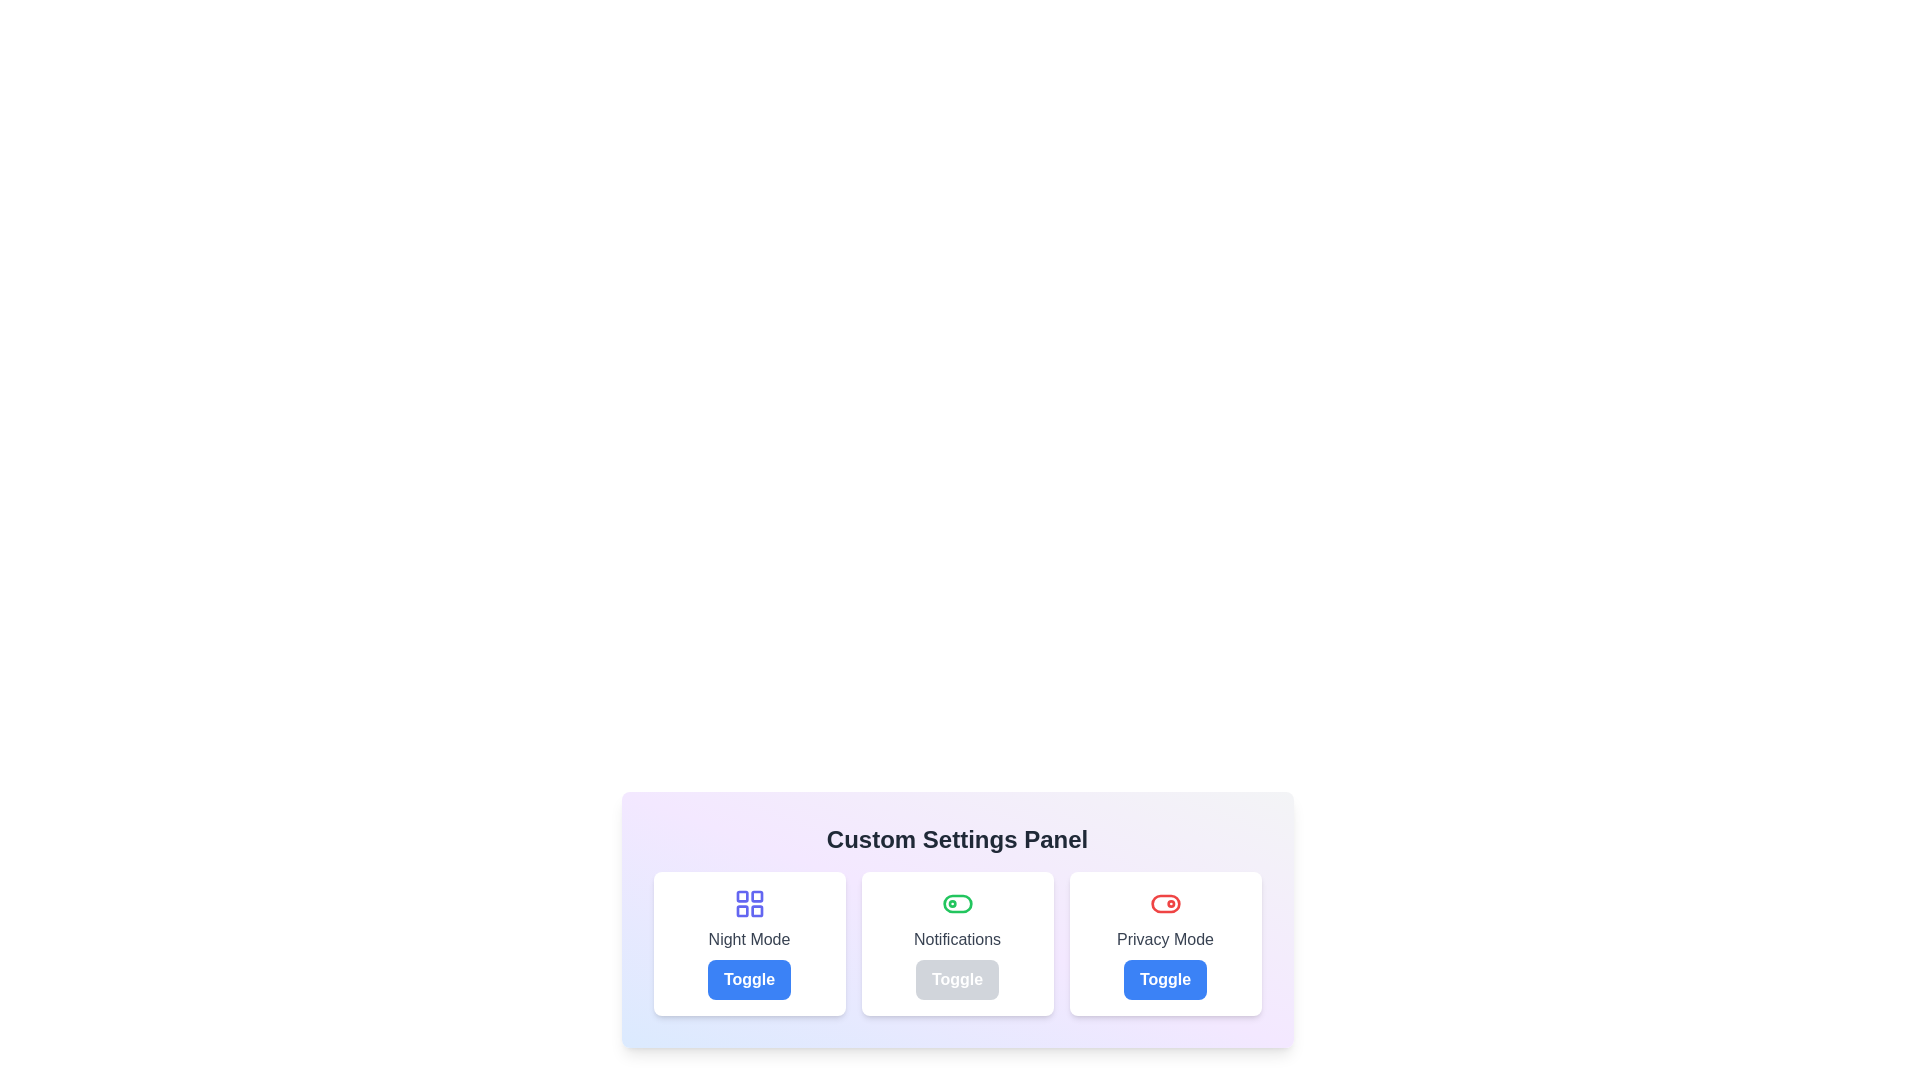 The height and width of the screenshot is (1080, 1920). I want to click on the 'Privacy Mode' toggle button, so click(1165, 978).